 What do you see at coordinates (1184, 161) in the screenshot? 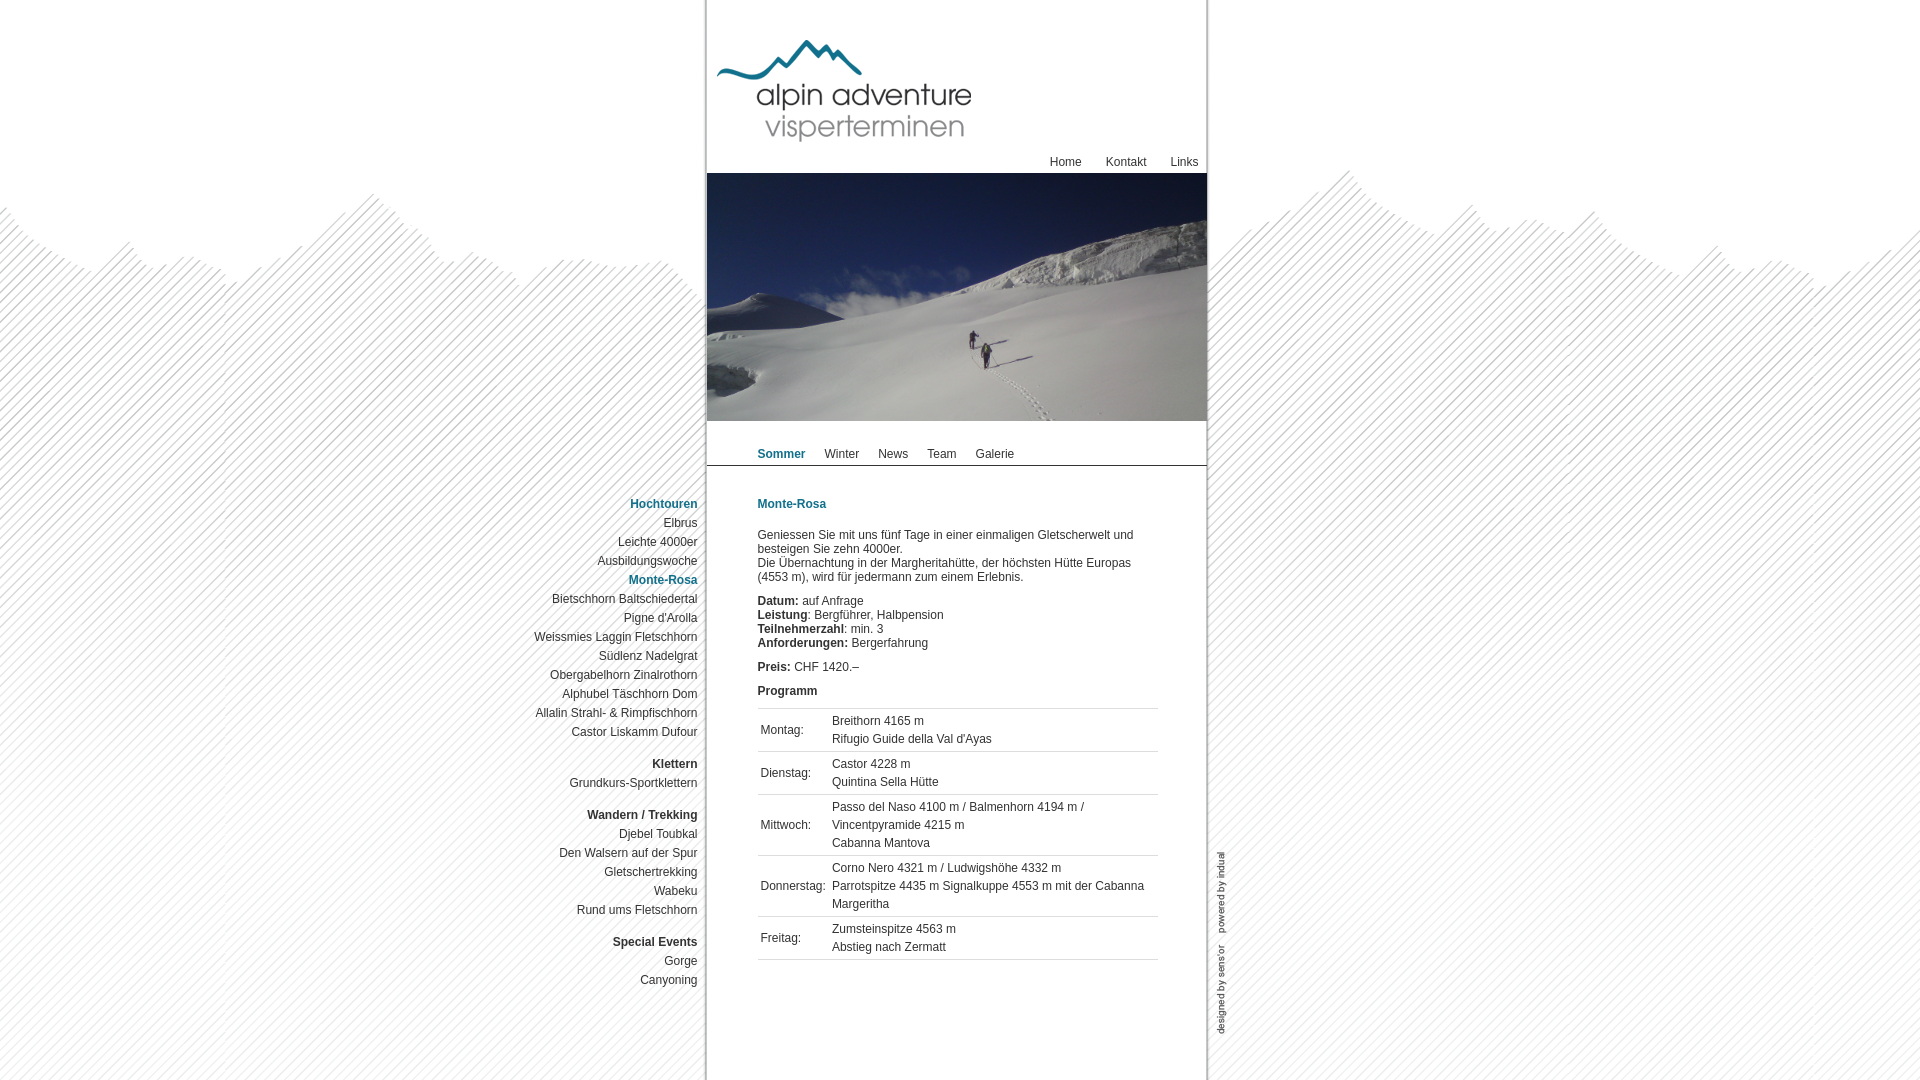
I see `'Links'` at bounding box center [1184, 161].